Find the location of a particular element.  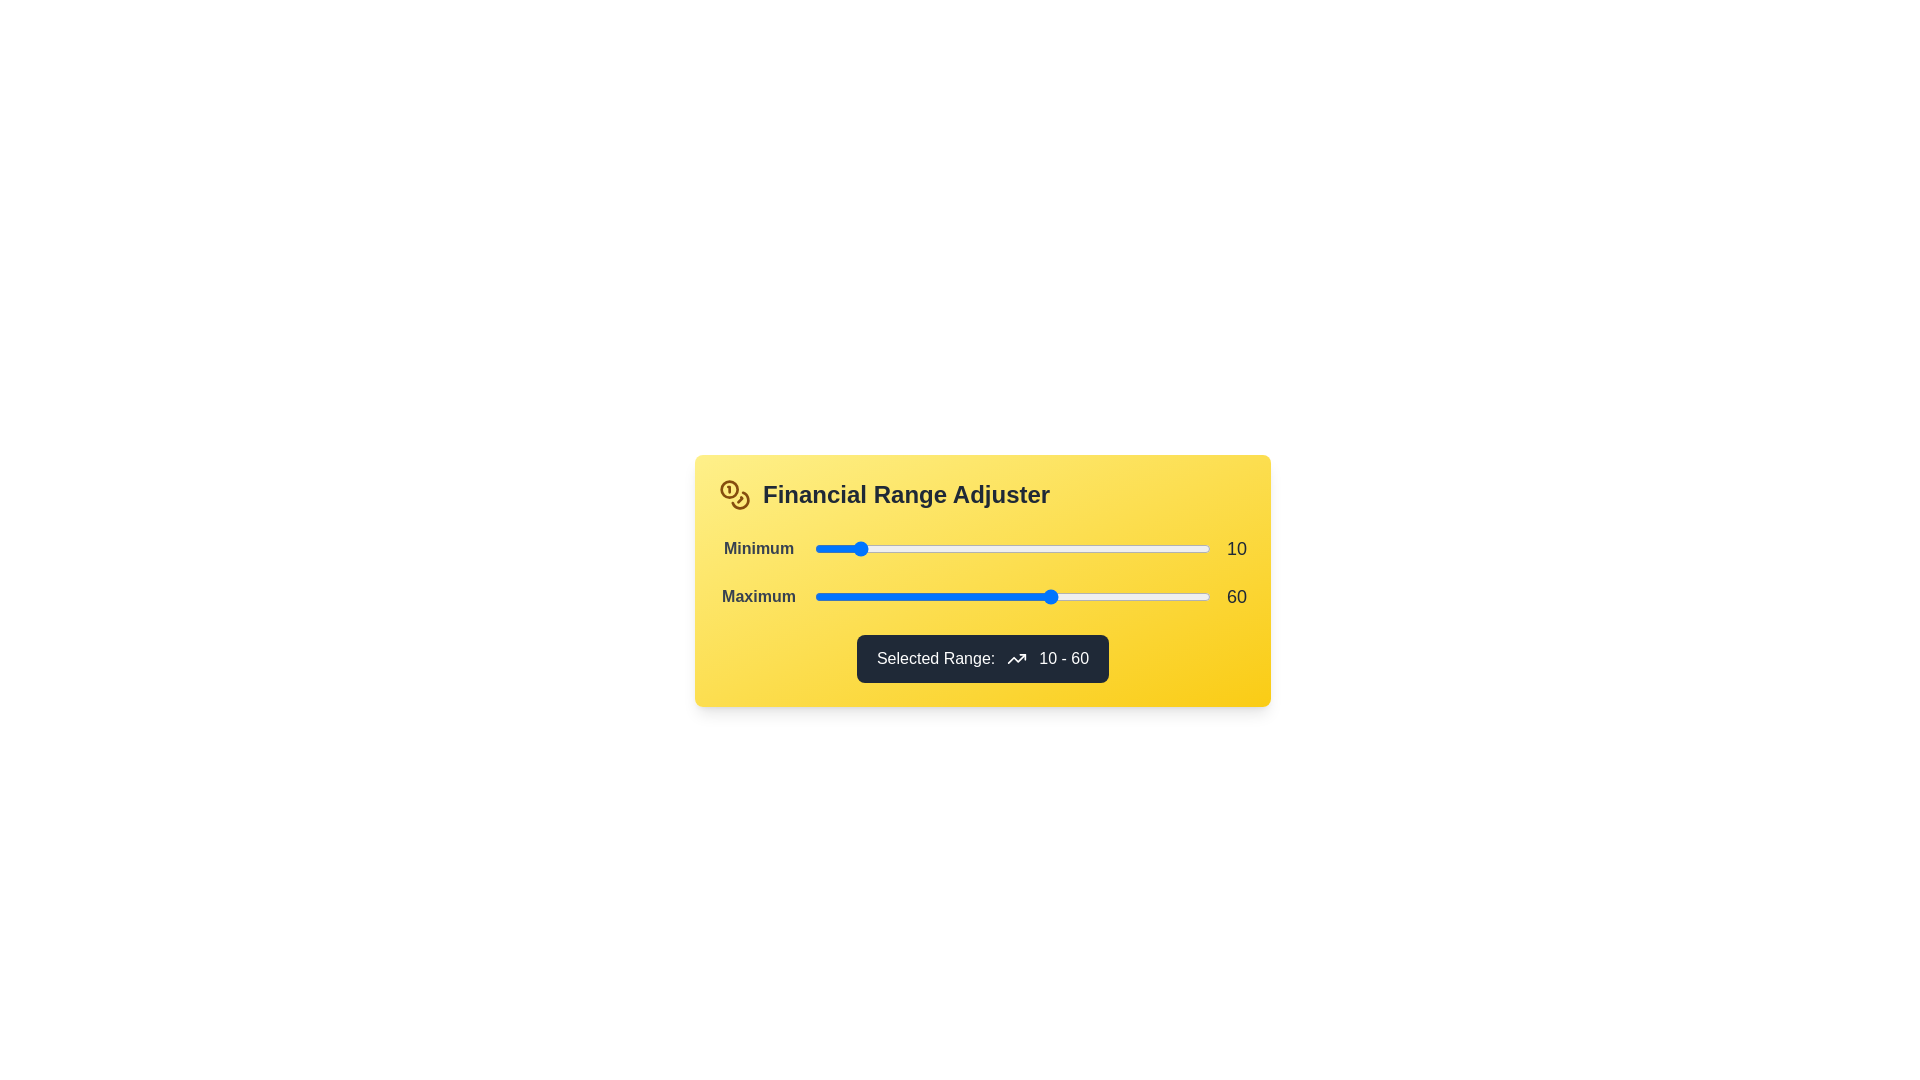

the center of the 'Financial Range Adjuster' title to focus is located at coordinates (905, 494).